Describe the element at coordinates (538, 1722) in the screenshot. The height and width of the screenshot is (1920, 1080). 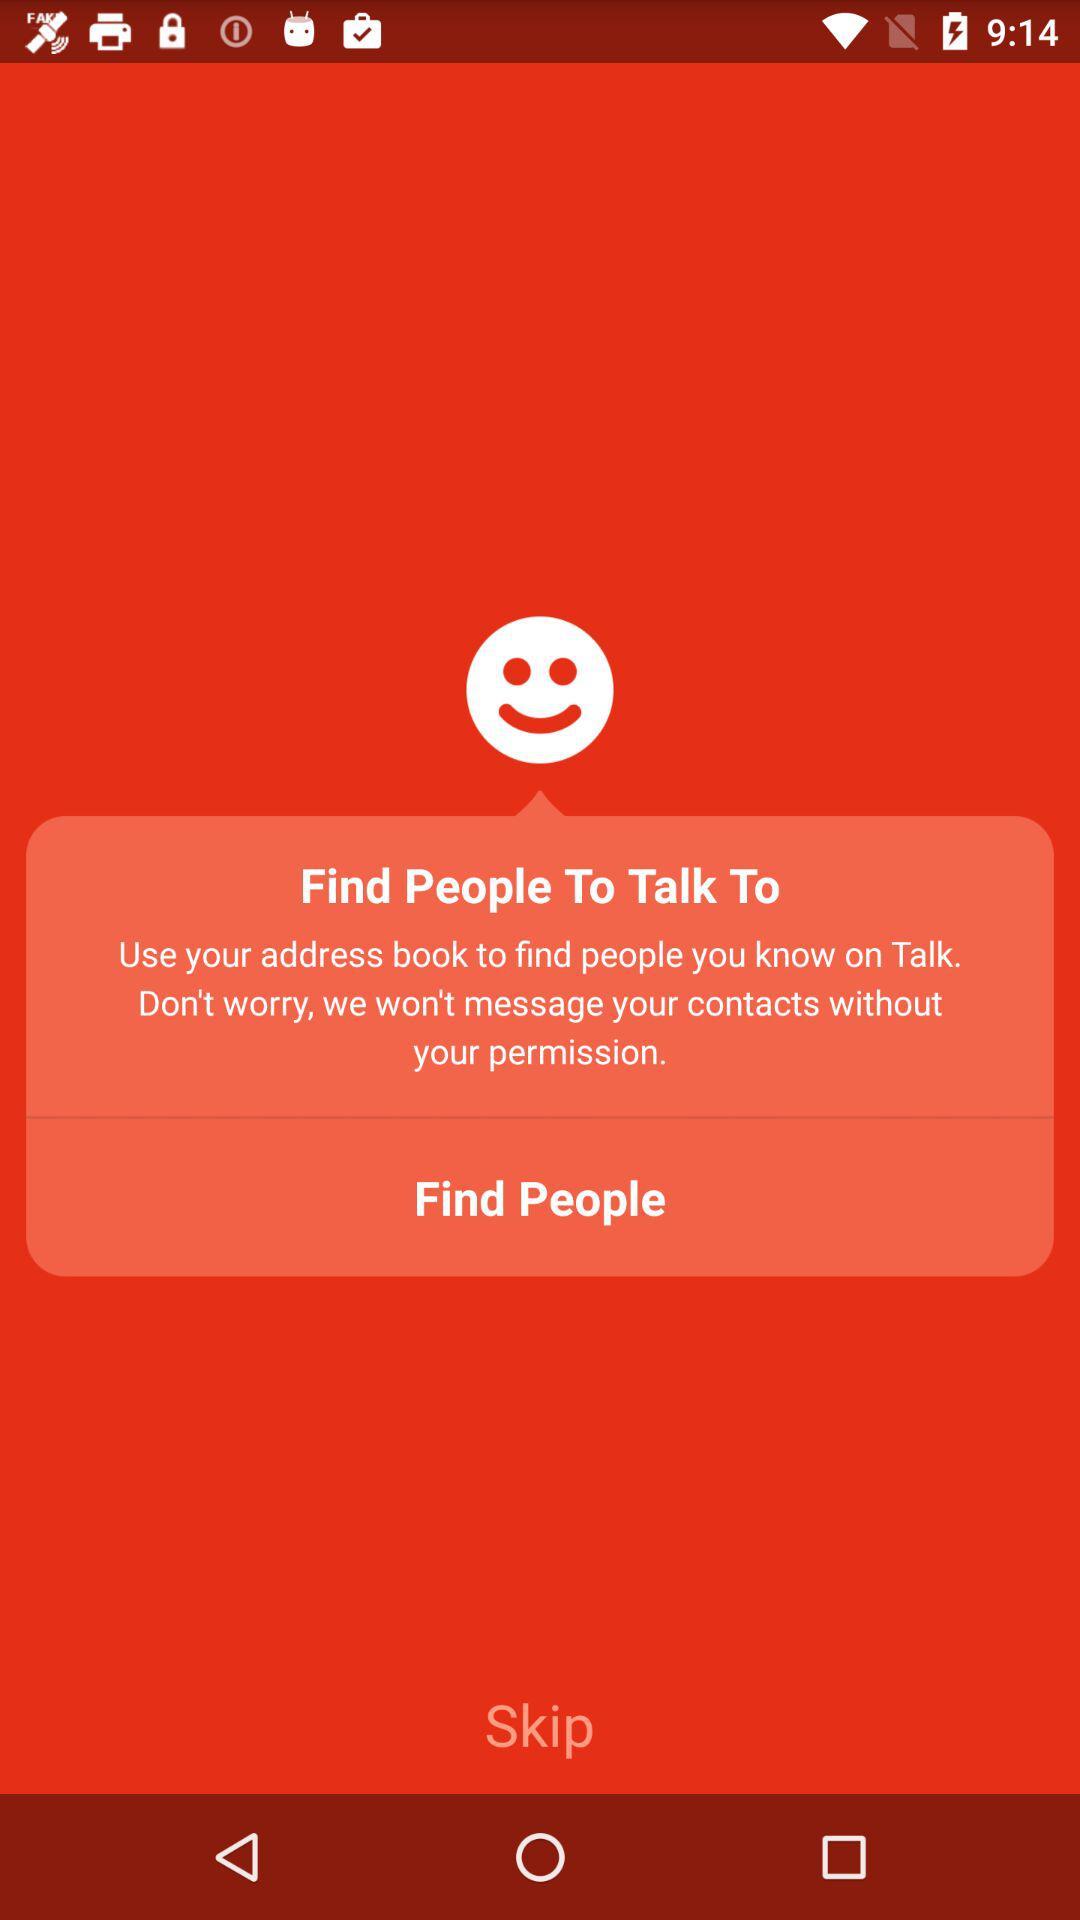
I see `the skip app` at that location.